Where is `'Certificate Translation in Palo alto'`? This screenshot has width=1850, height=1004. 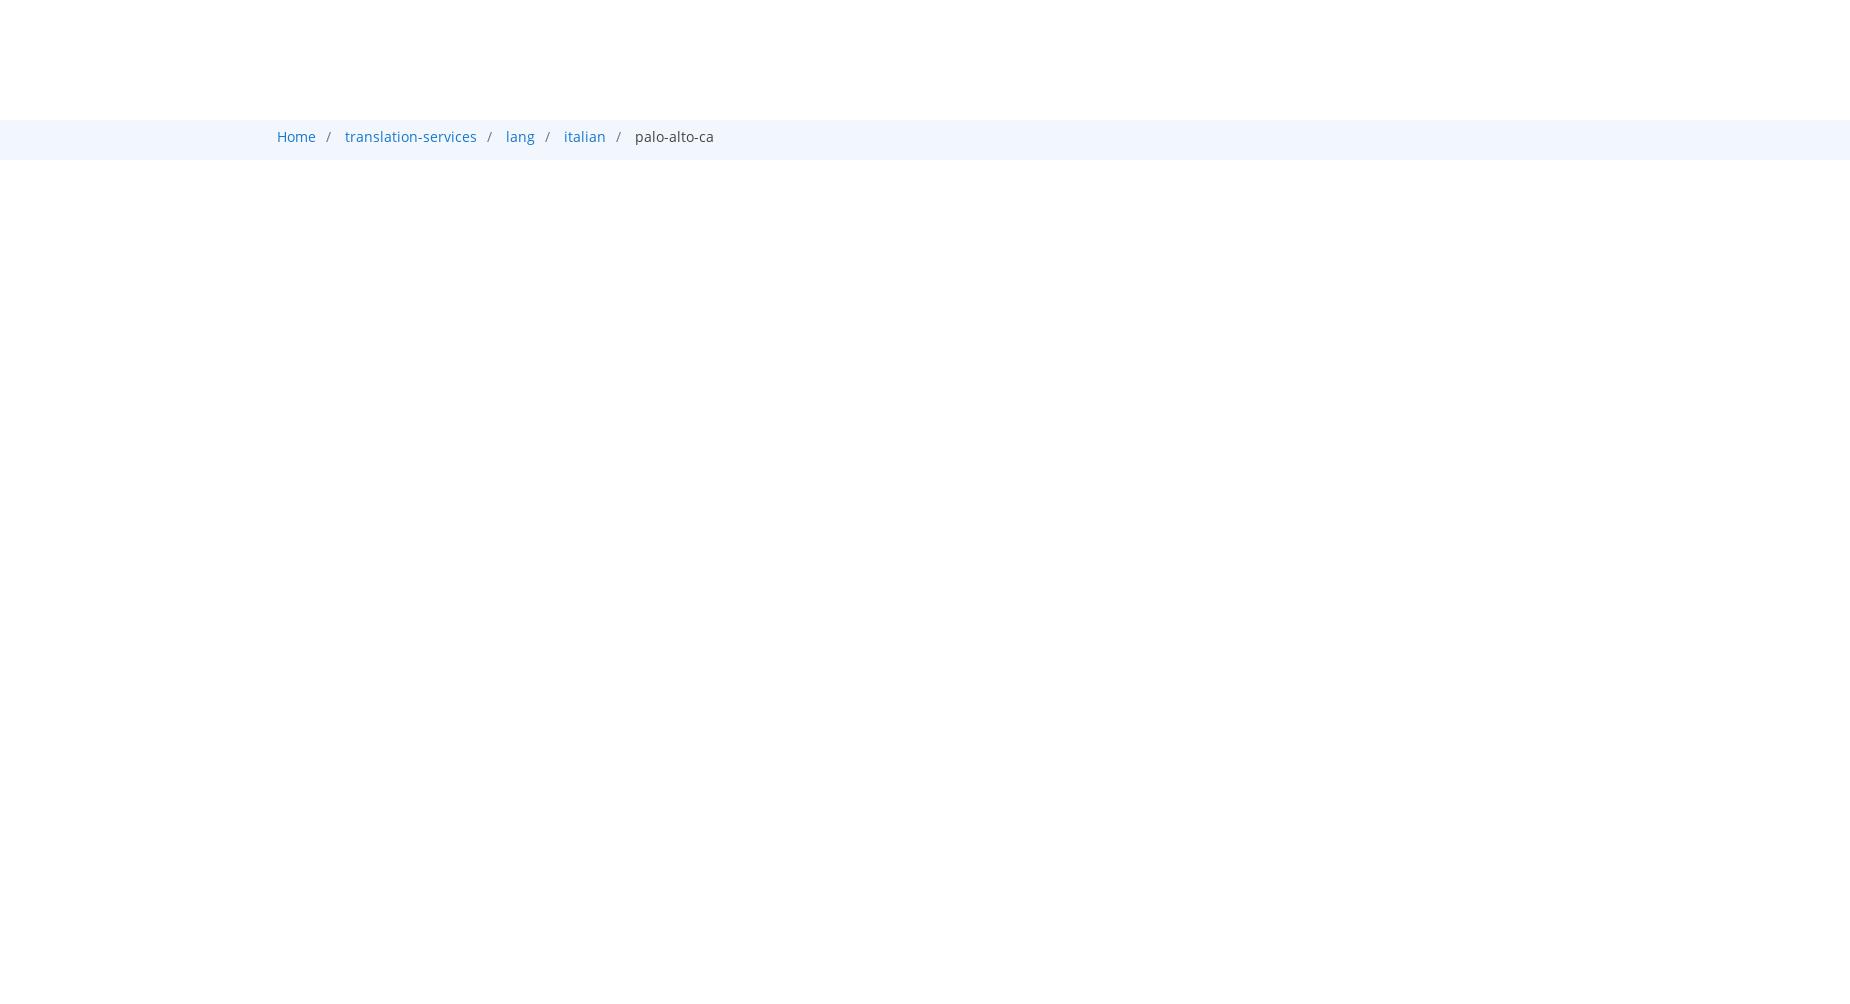
'Certificate Translation in Palo alto' is located at coordinates (507, 173).